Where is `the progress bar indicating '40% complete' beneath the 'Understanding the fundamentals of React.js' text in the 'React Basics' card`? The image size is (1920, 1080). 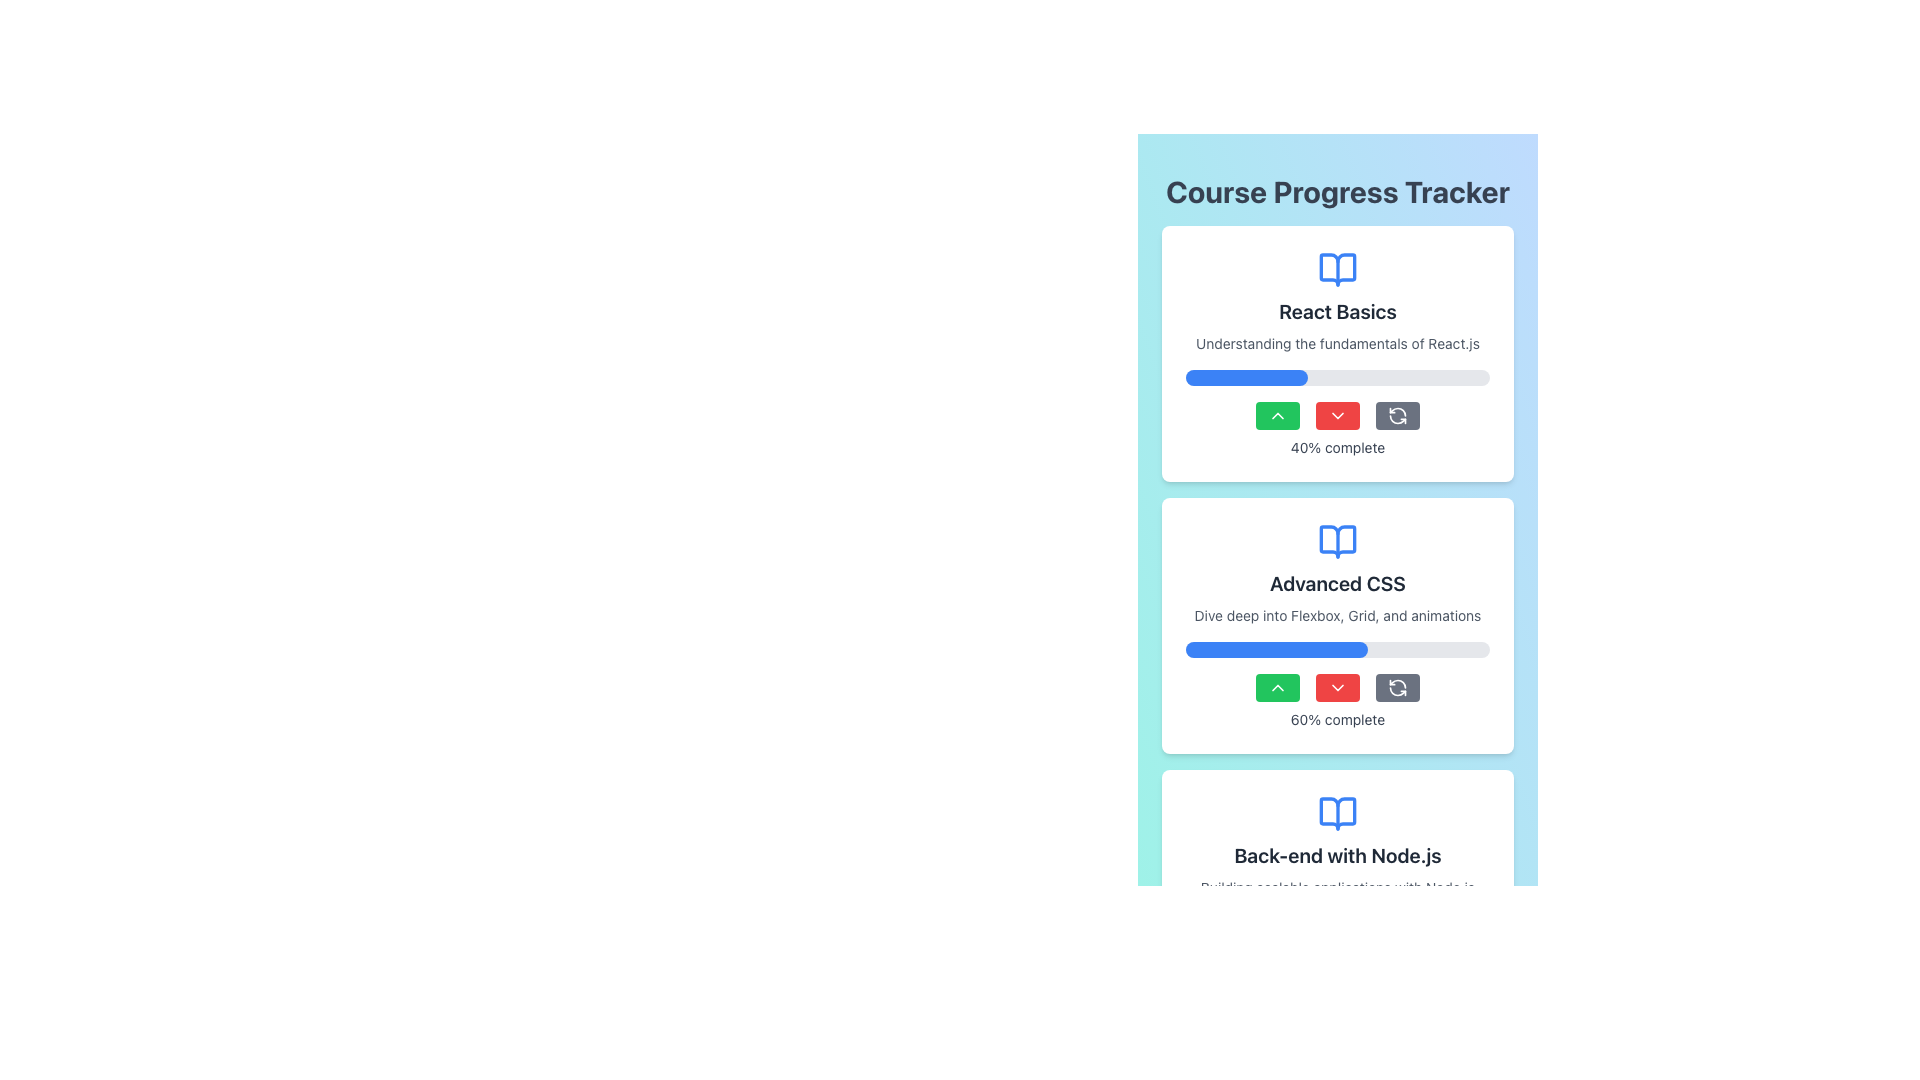 the progress bar indicating '40% complete' beneath the 'Understanding the fundamentals of React.js' text in the 'React Basics' card is located at coordinates (1338, 378).